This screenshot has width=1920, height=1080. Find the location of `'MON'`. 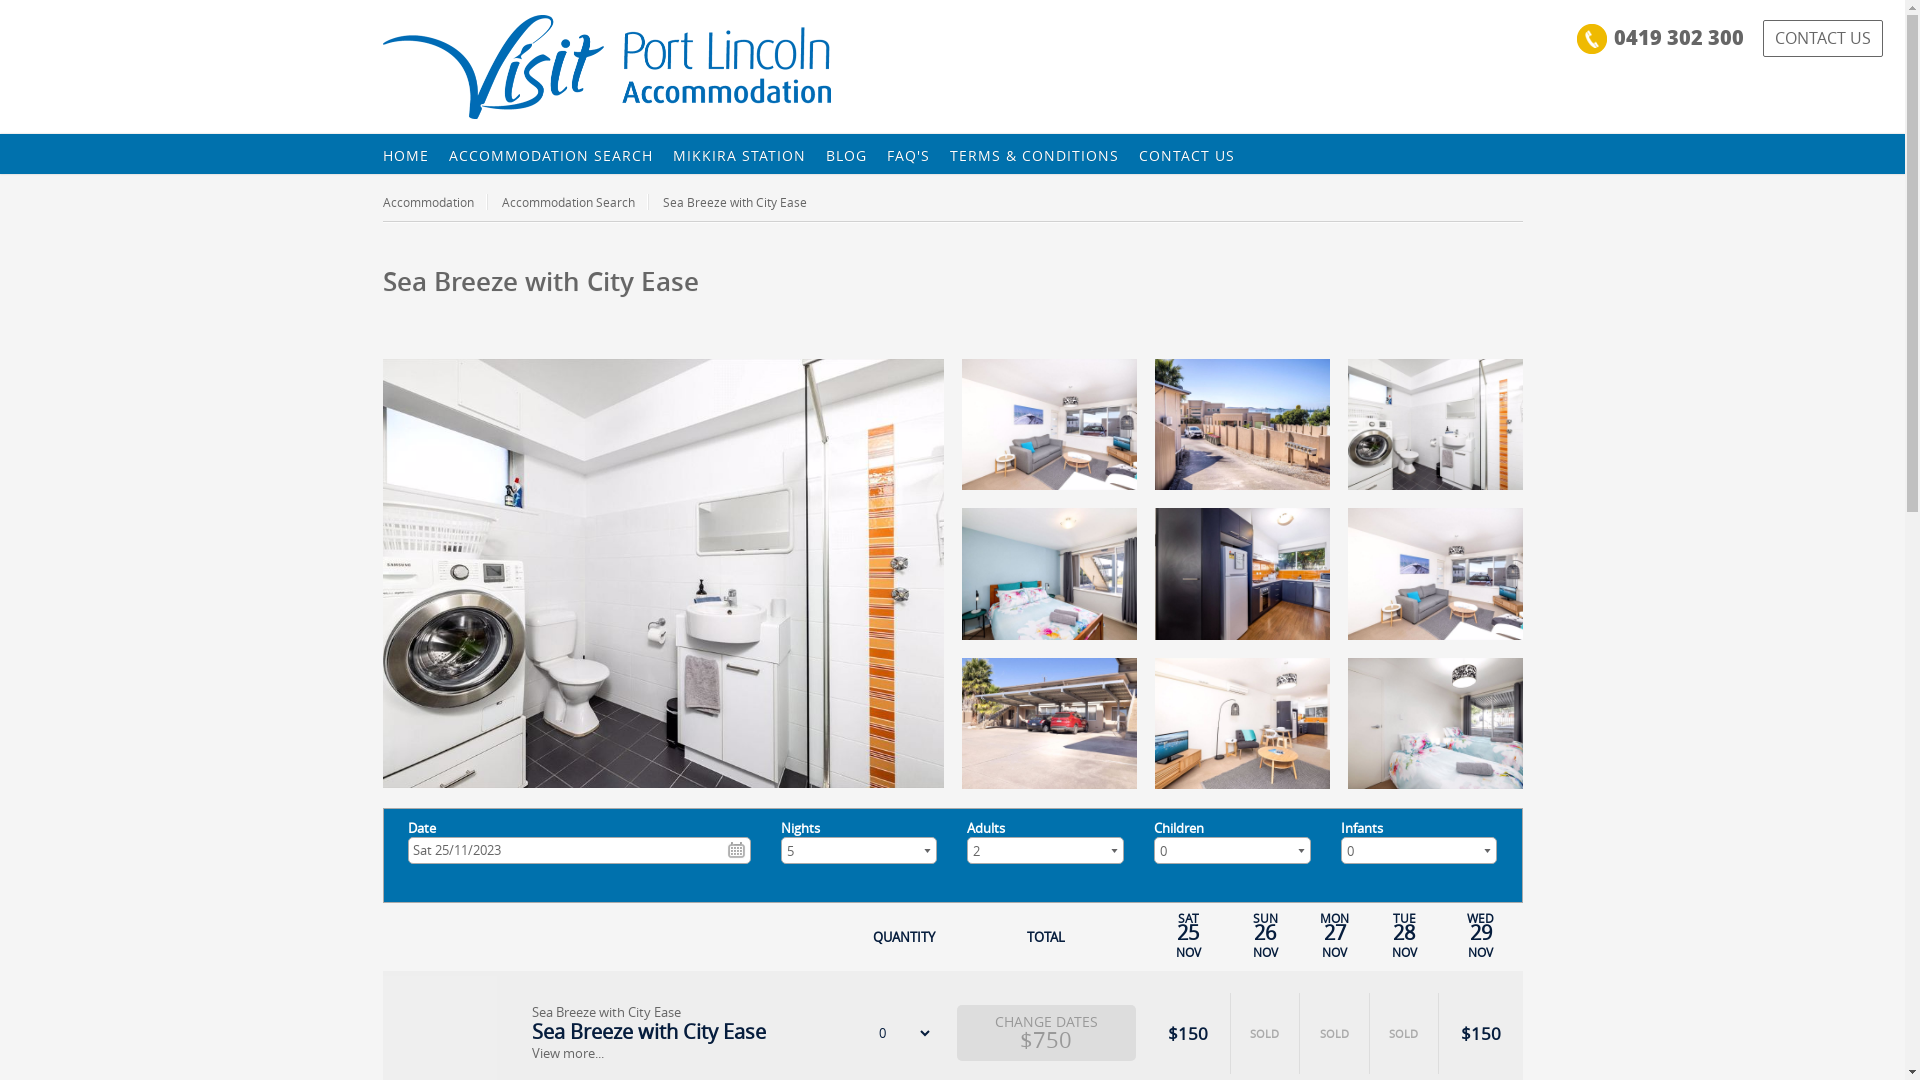

'MON' is located at coordinates (1334, 918).